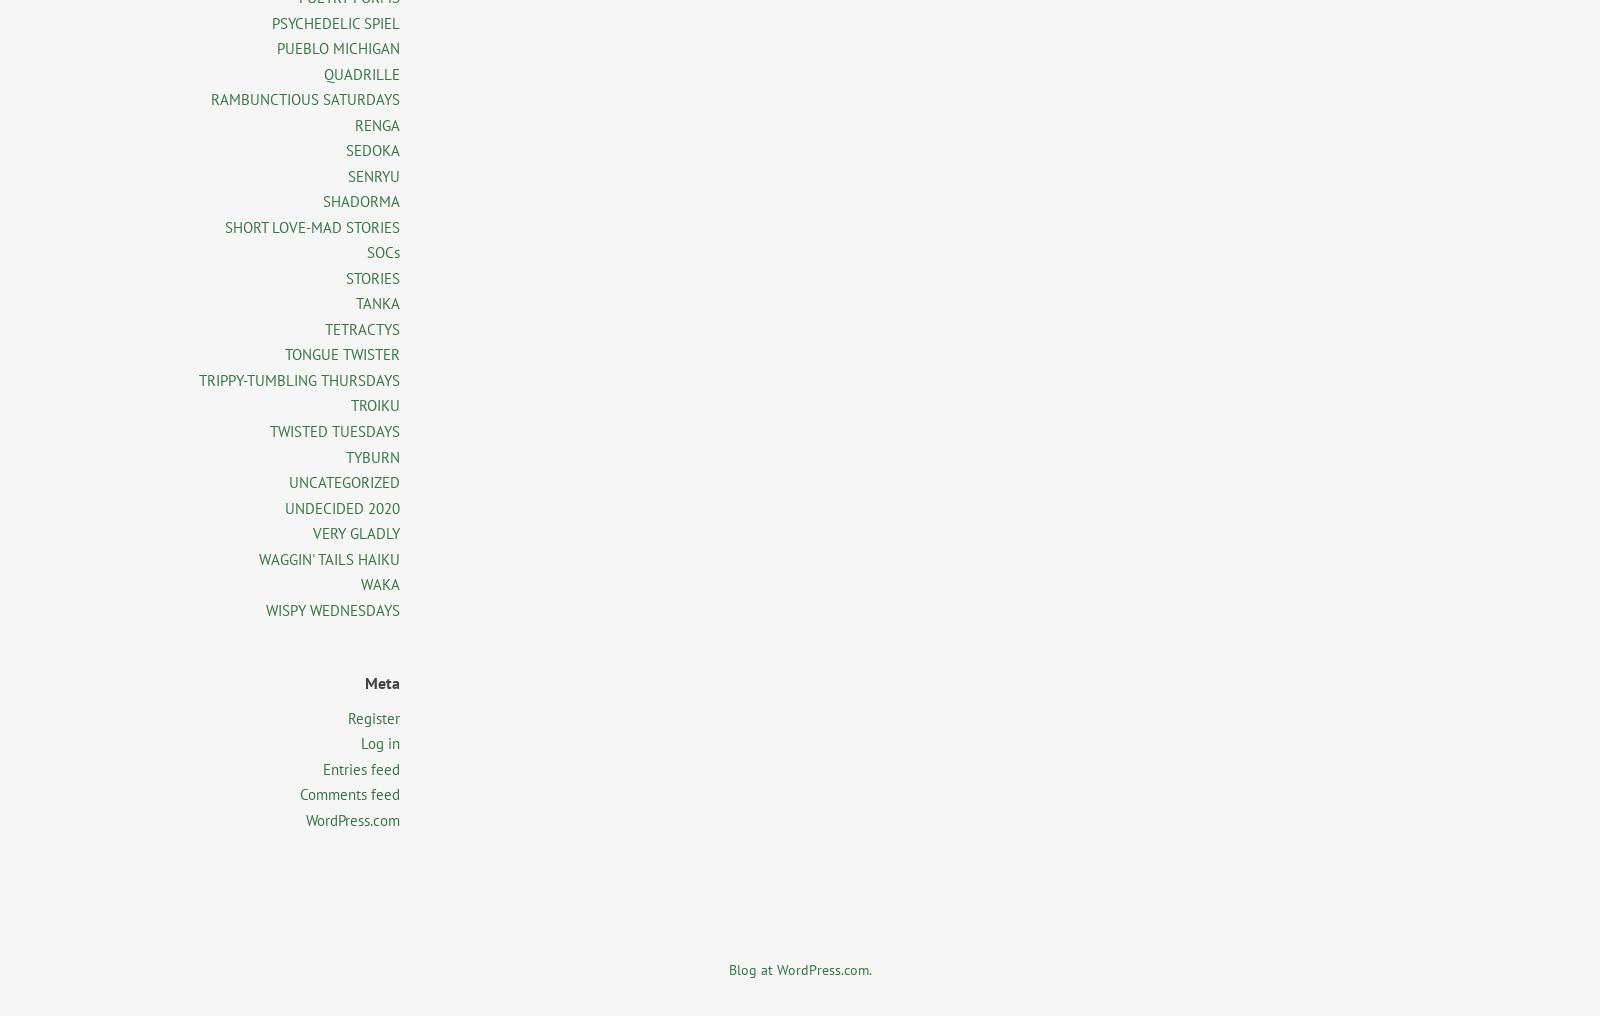 The width and height of the screenshot is (1600, 1016). What do you see at coordinates (356, 302) in the screenshot?
I see `'TANKA'` at bounding box center [356, 302].